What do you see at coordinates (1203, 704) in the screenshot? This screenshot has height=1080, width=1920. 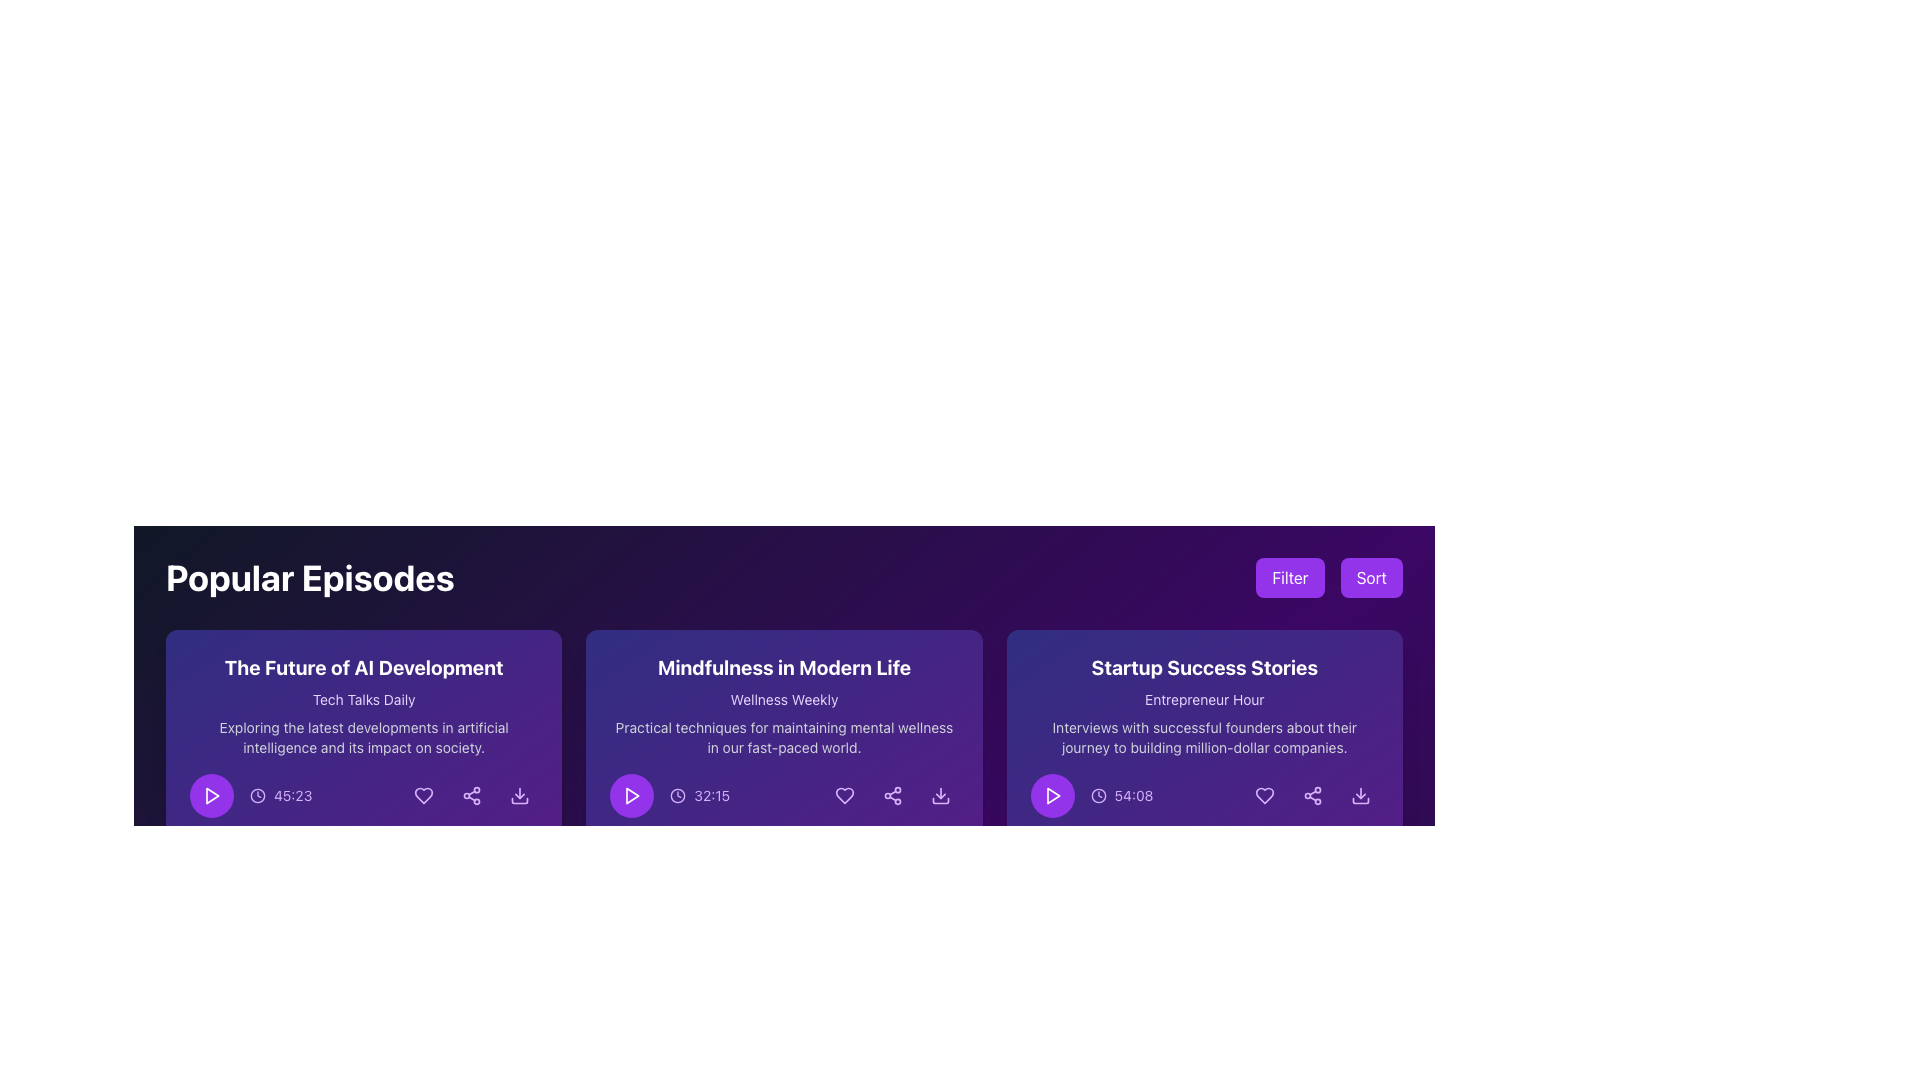 I see `the central text block titled 'Startup Success Stories' in the third card from the left in the 'Popular Episodes' section, which features a purple gradient background and contains a subtitle 'Entrepreneur Hour'` at bounding box center [1203, 704].